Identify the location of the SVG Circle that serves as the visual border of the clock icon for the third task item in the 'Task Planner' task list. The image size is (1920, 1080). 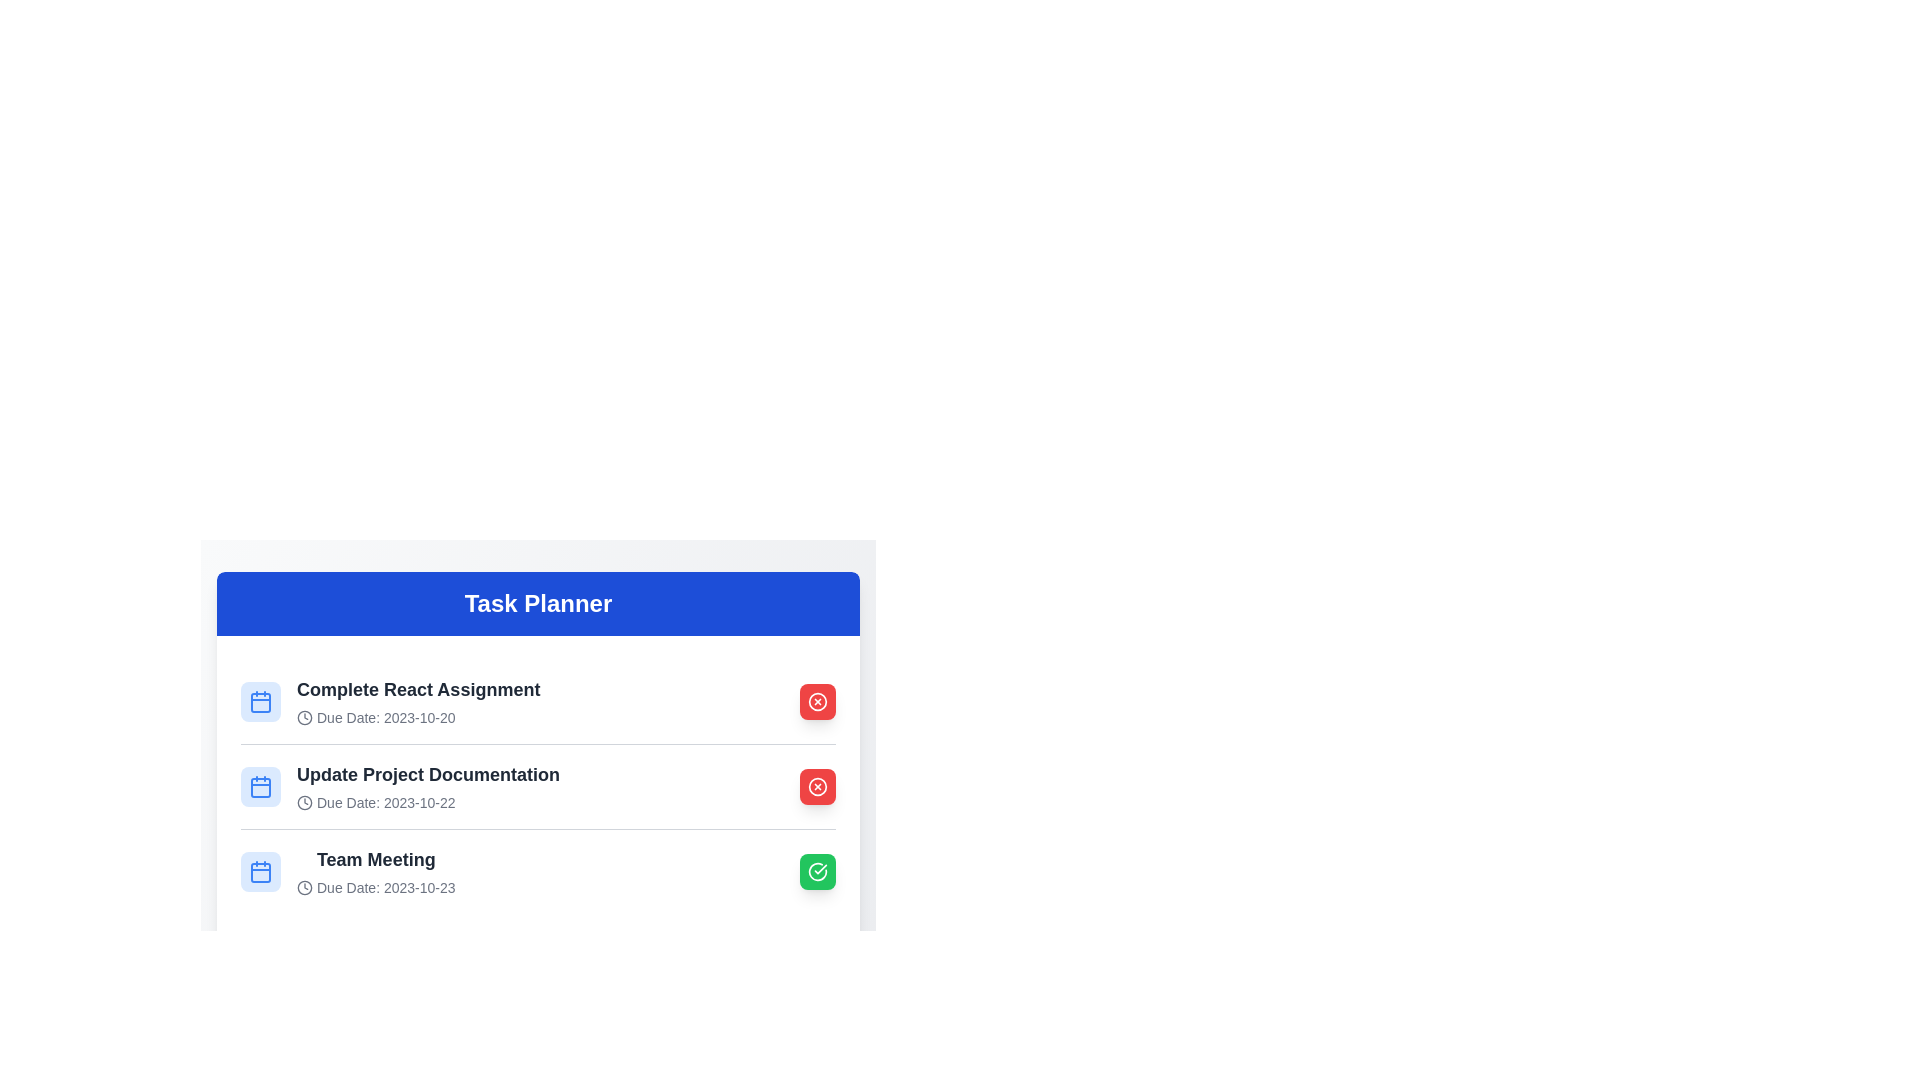
(304, 886).